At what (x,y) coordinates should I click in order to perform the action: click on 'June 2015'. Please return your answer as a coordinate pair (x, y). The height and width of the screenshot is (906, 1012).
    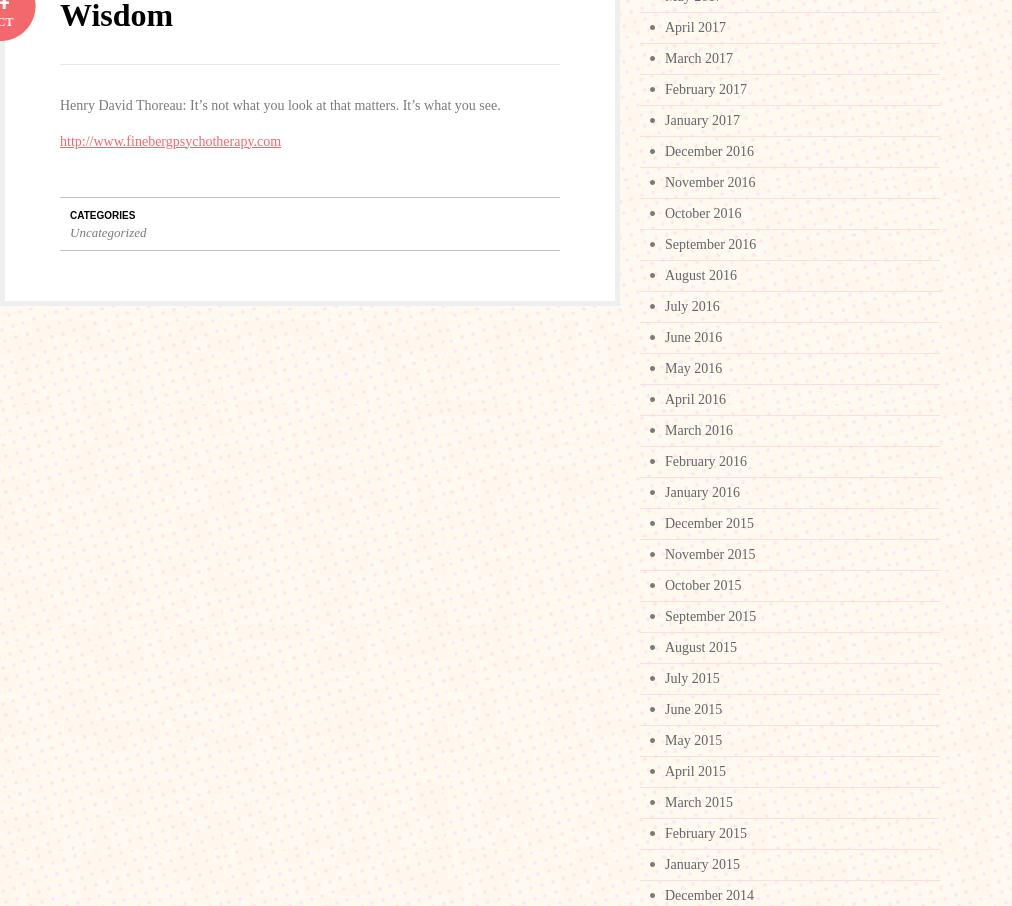
    Looking at the image, I should click on (693, 709).